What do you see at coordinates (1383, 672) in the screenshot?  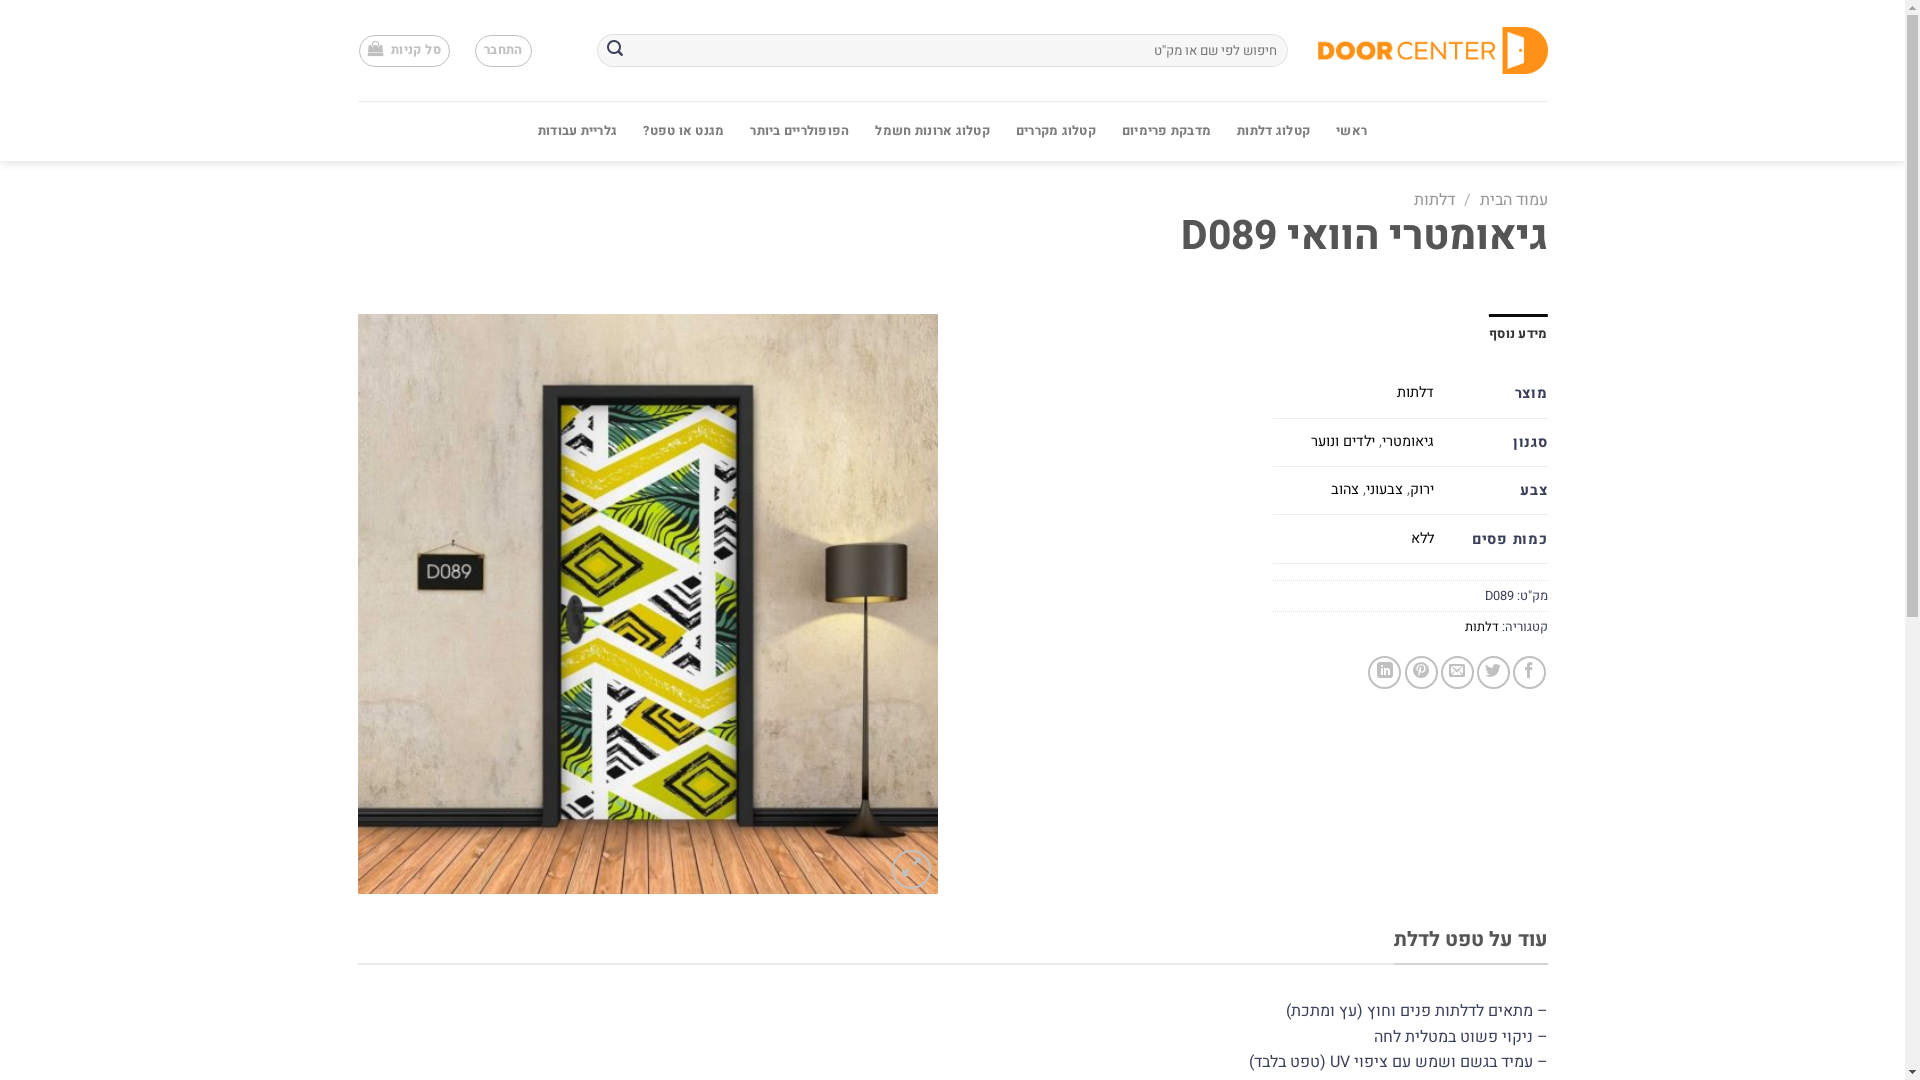 I see `'Share on LinkedIn'` at bounding box center [1383, 672].